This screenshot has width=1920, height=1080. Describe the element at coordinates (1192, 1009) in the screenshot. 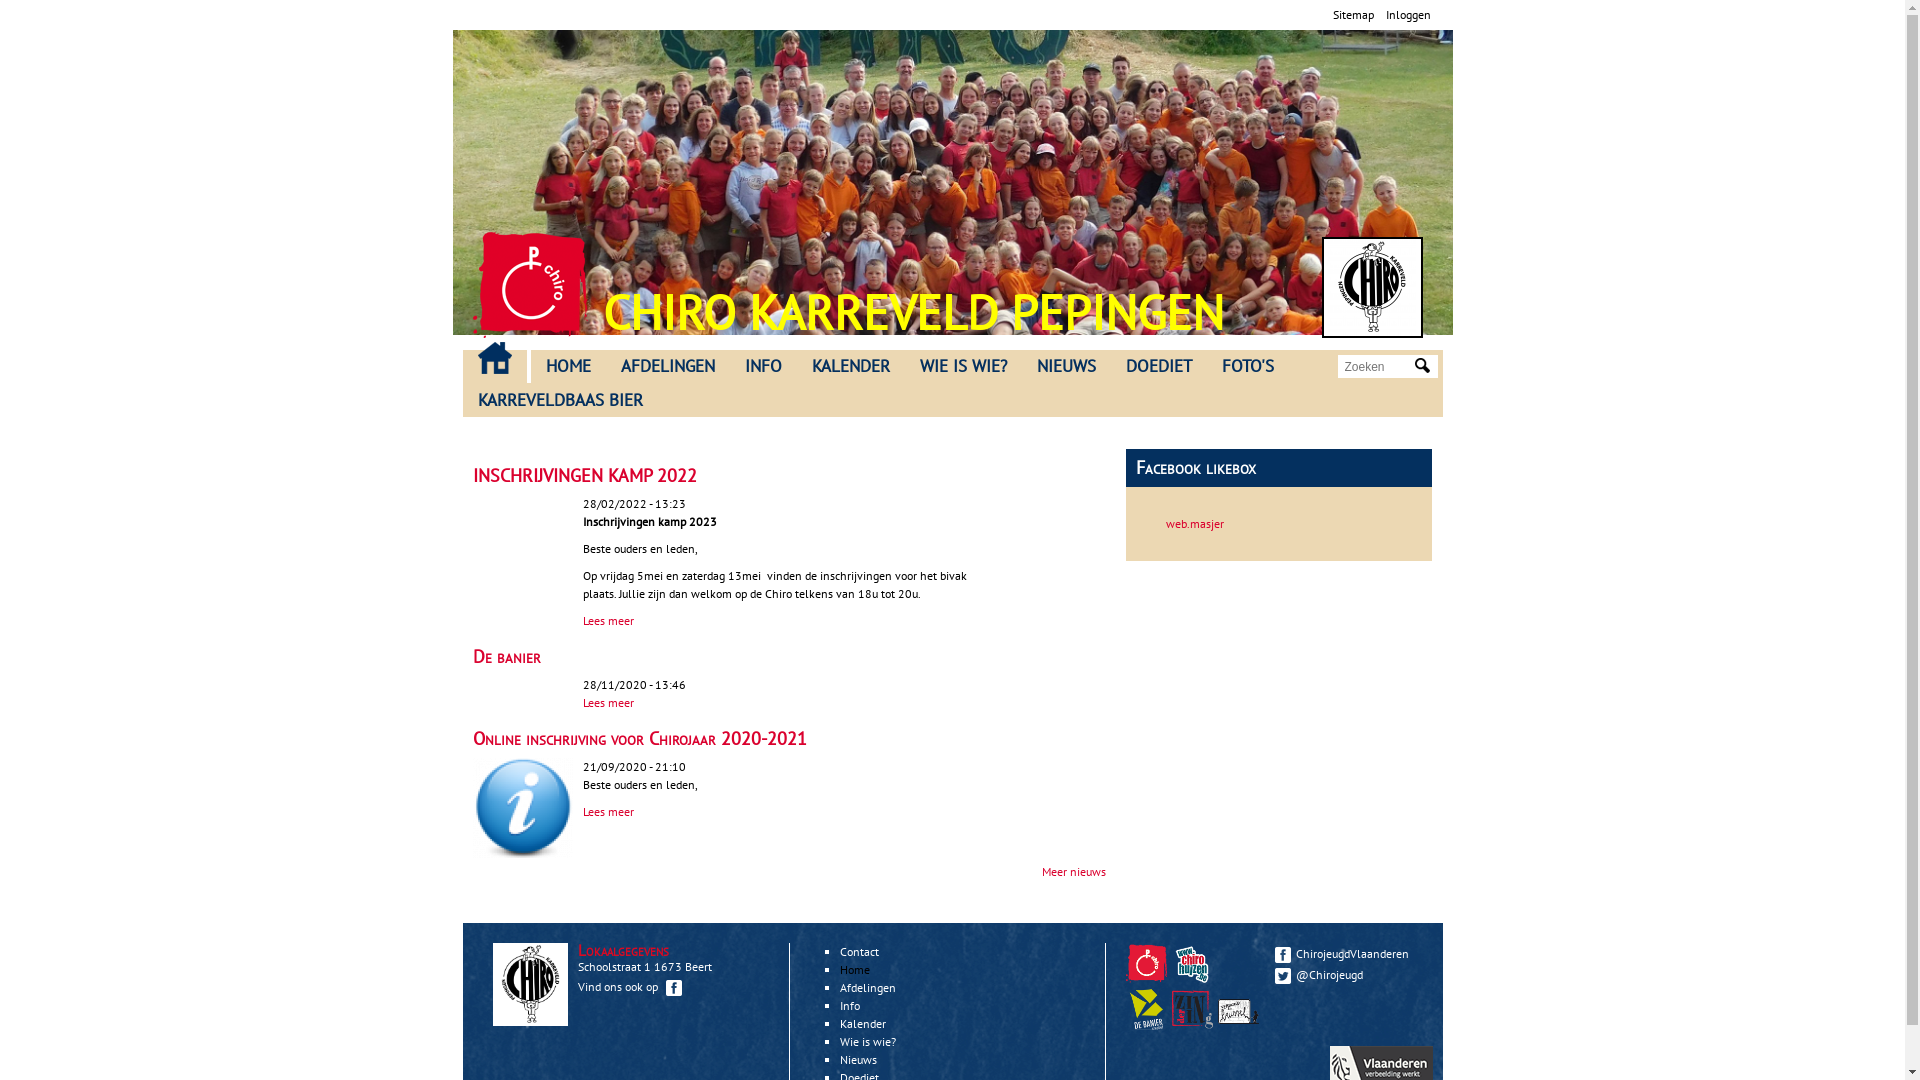

I see `'Zindering'` at that location.